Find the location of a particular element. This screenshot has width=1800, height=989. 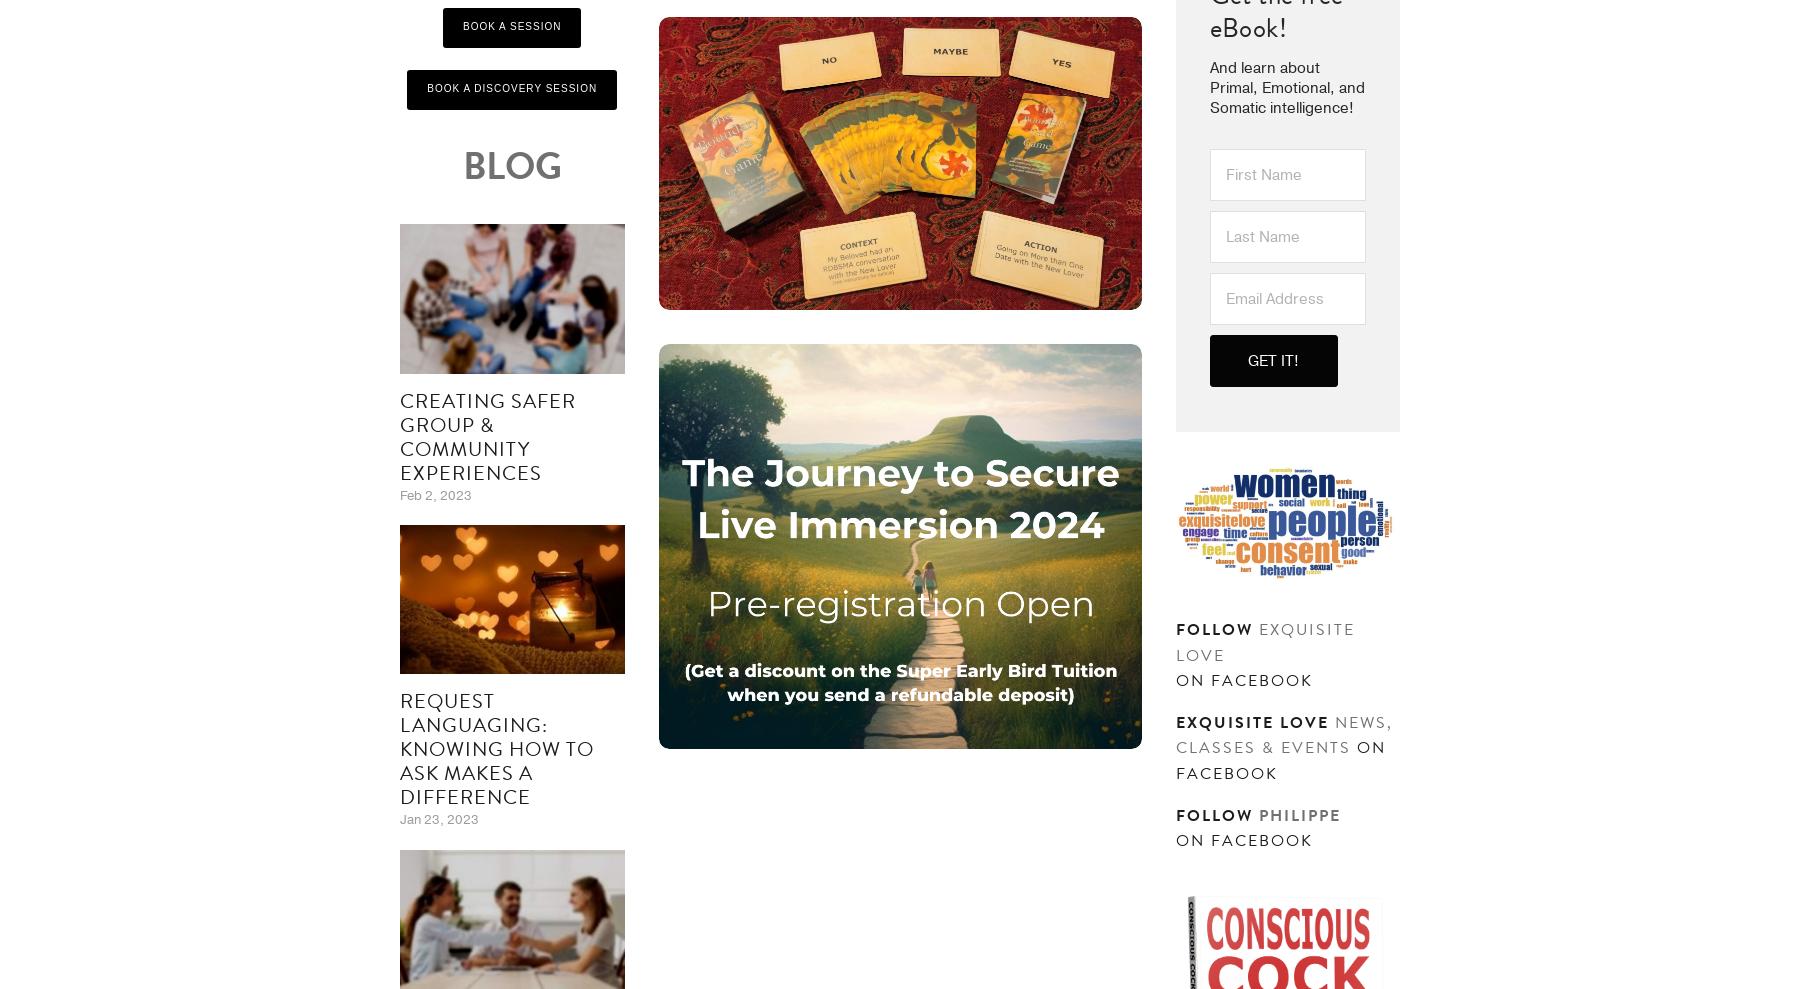

'Creating Safer Group & Community Experiences' is located at coordinates (486, 435).